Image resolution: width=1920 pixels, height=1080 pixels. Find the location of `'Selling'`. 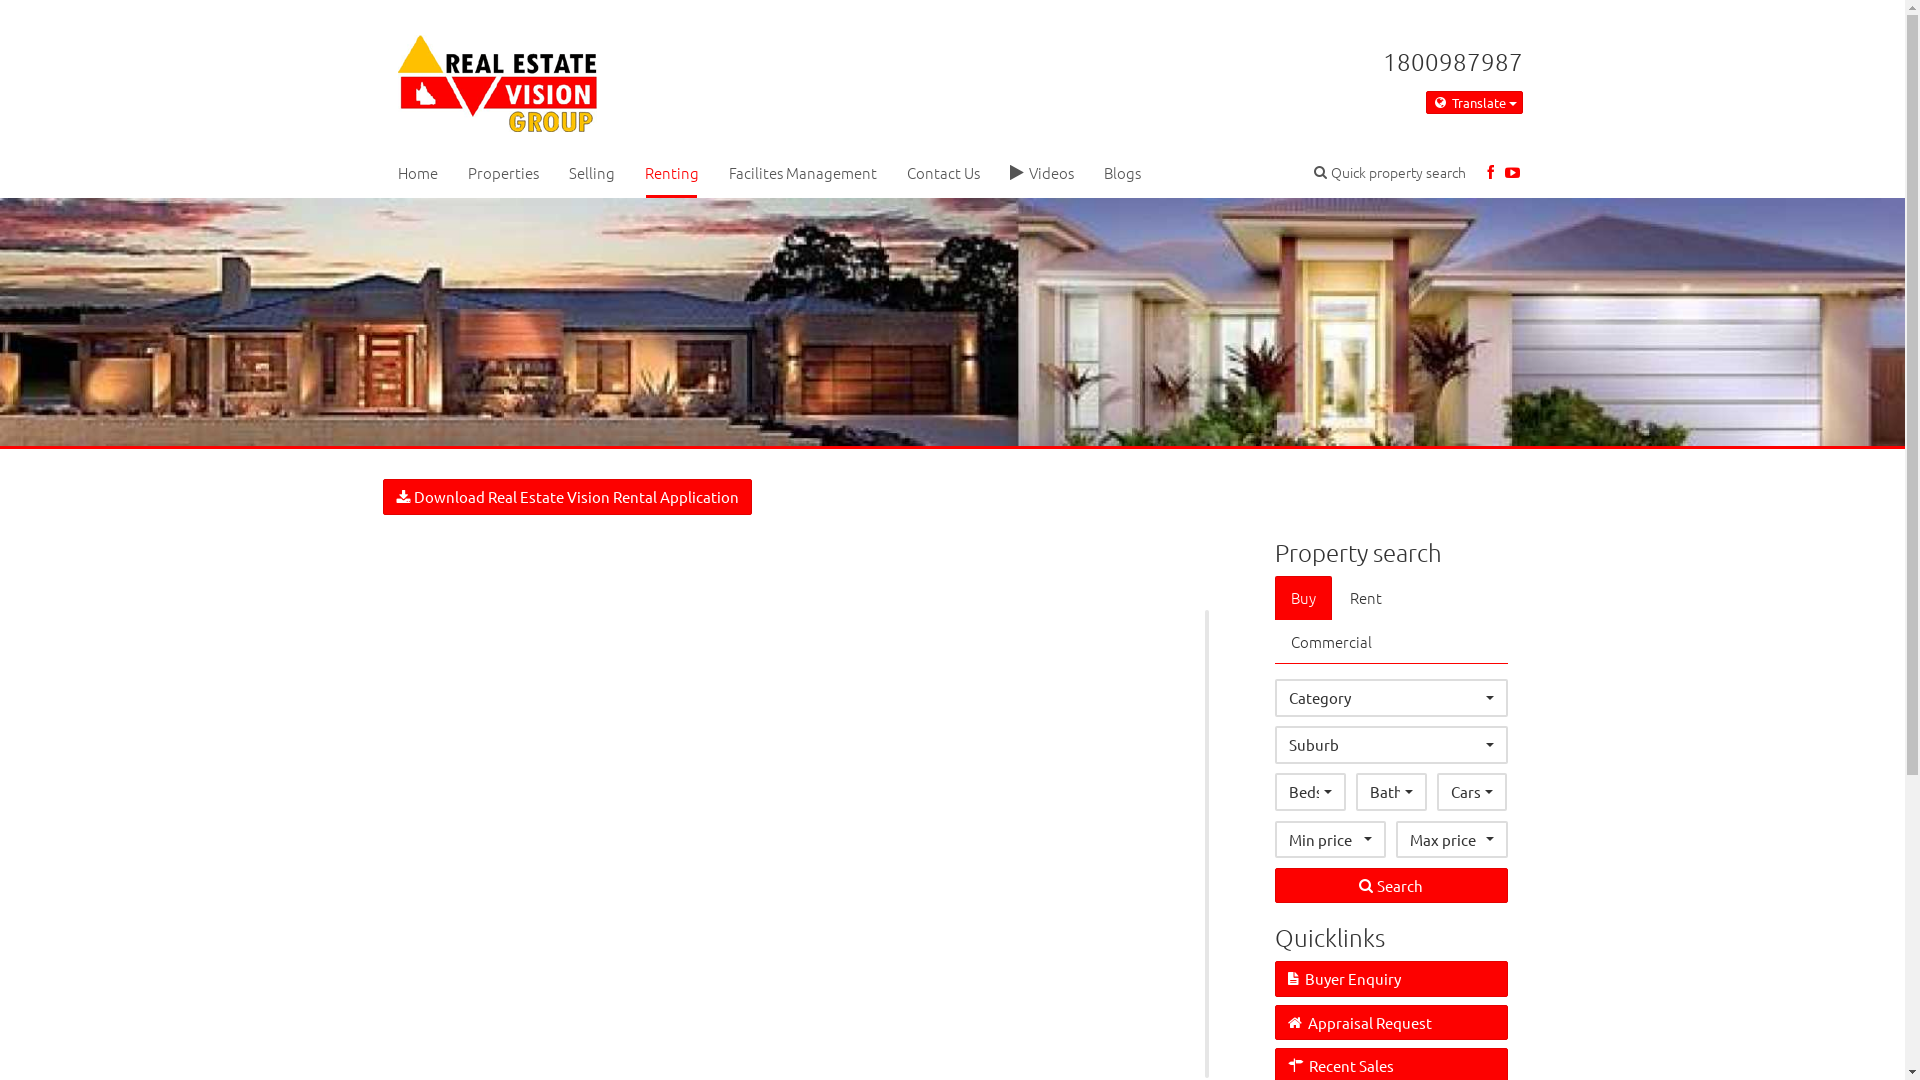

'Selling' is located at coordinates (553, 171).